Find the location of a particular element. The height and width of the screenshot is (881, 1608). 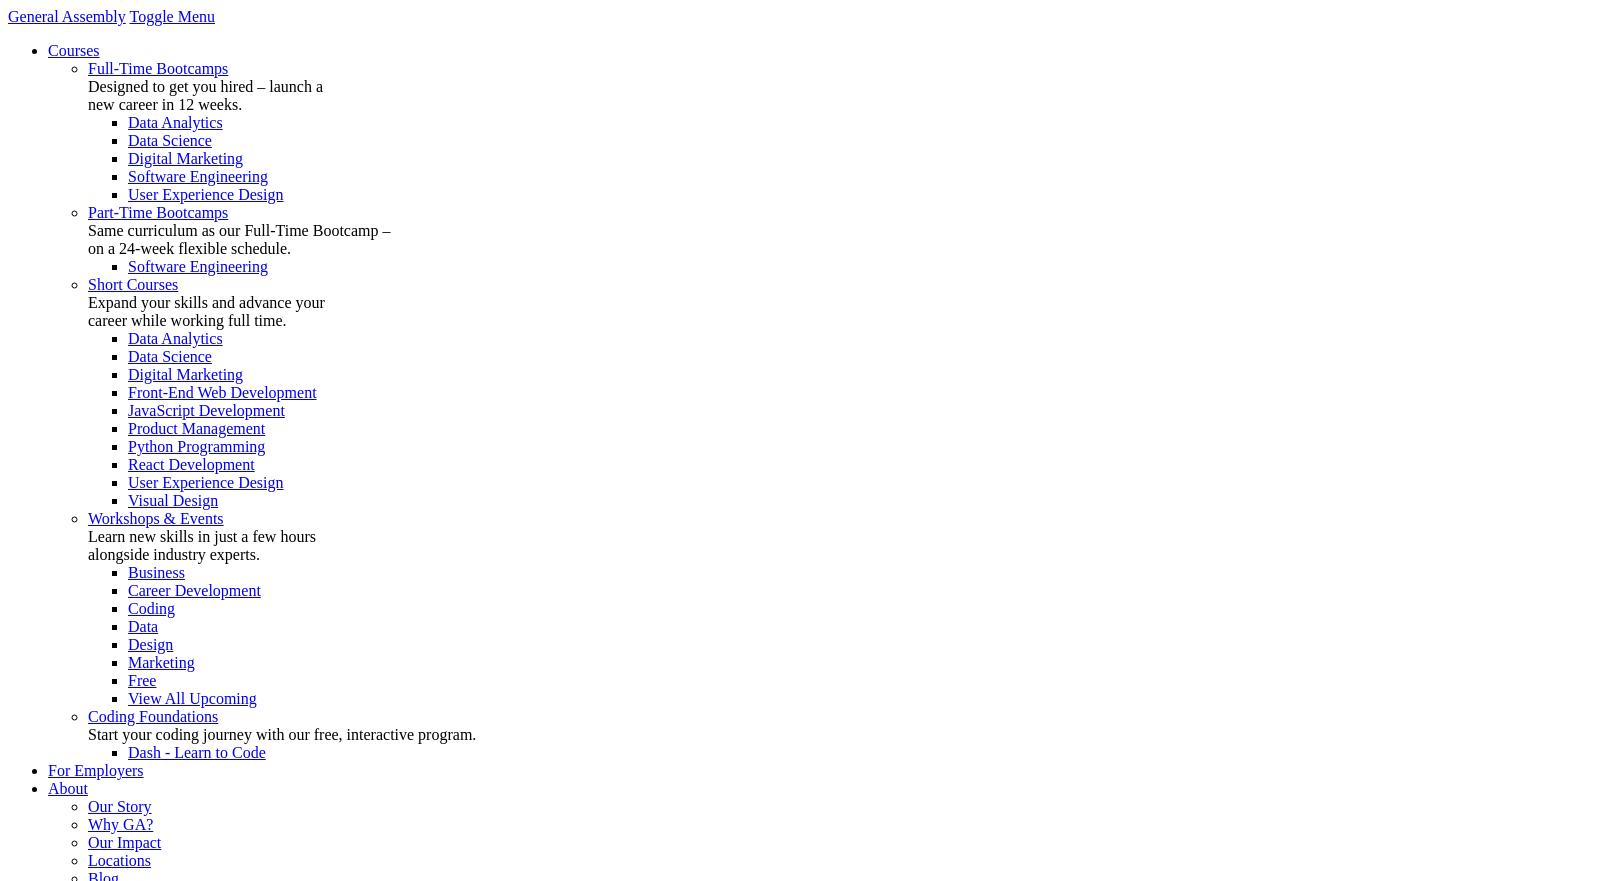

'Learn new skills in just a few hours' is located at coordinates (200, 536).